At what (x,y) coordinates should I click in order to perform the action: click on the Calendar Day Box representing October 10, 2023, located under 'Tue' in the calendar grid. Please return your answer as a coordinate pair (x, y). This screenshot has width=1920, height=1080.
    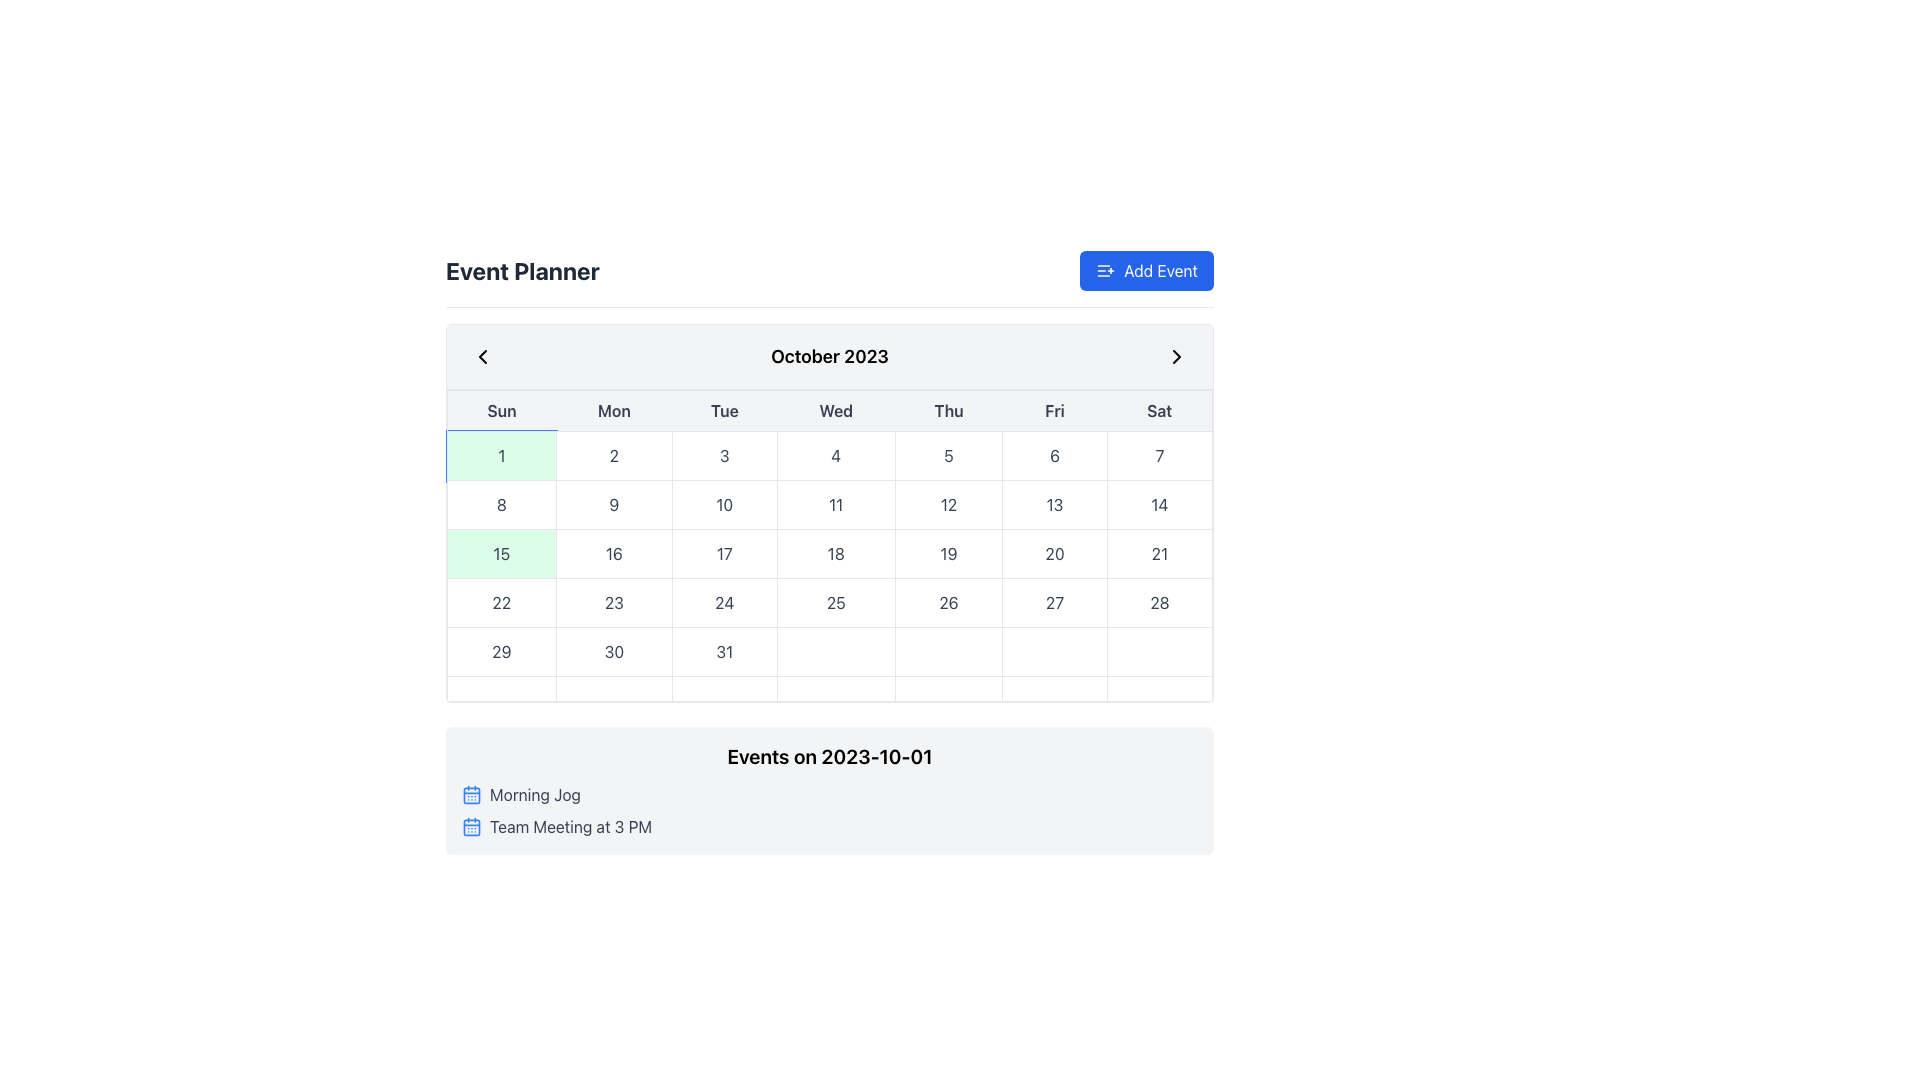
    Looking at the image, I should click on (723, 504).